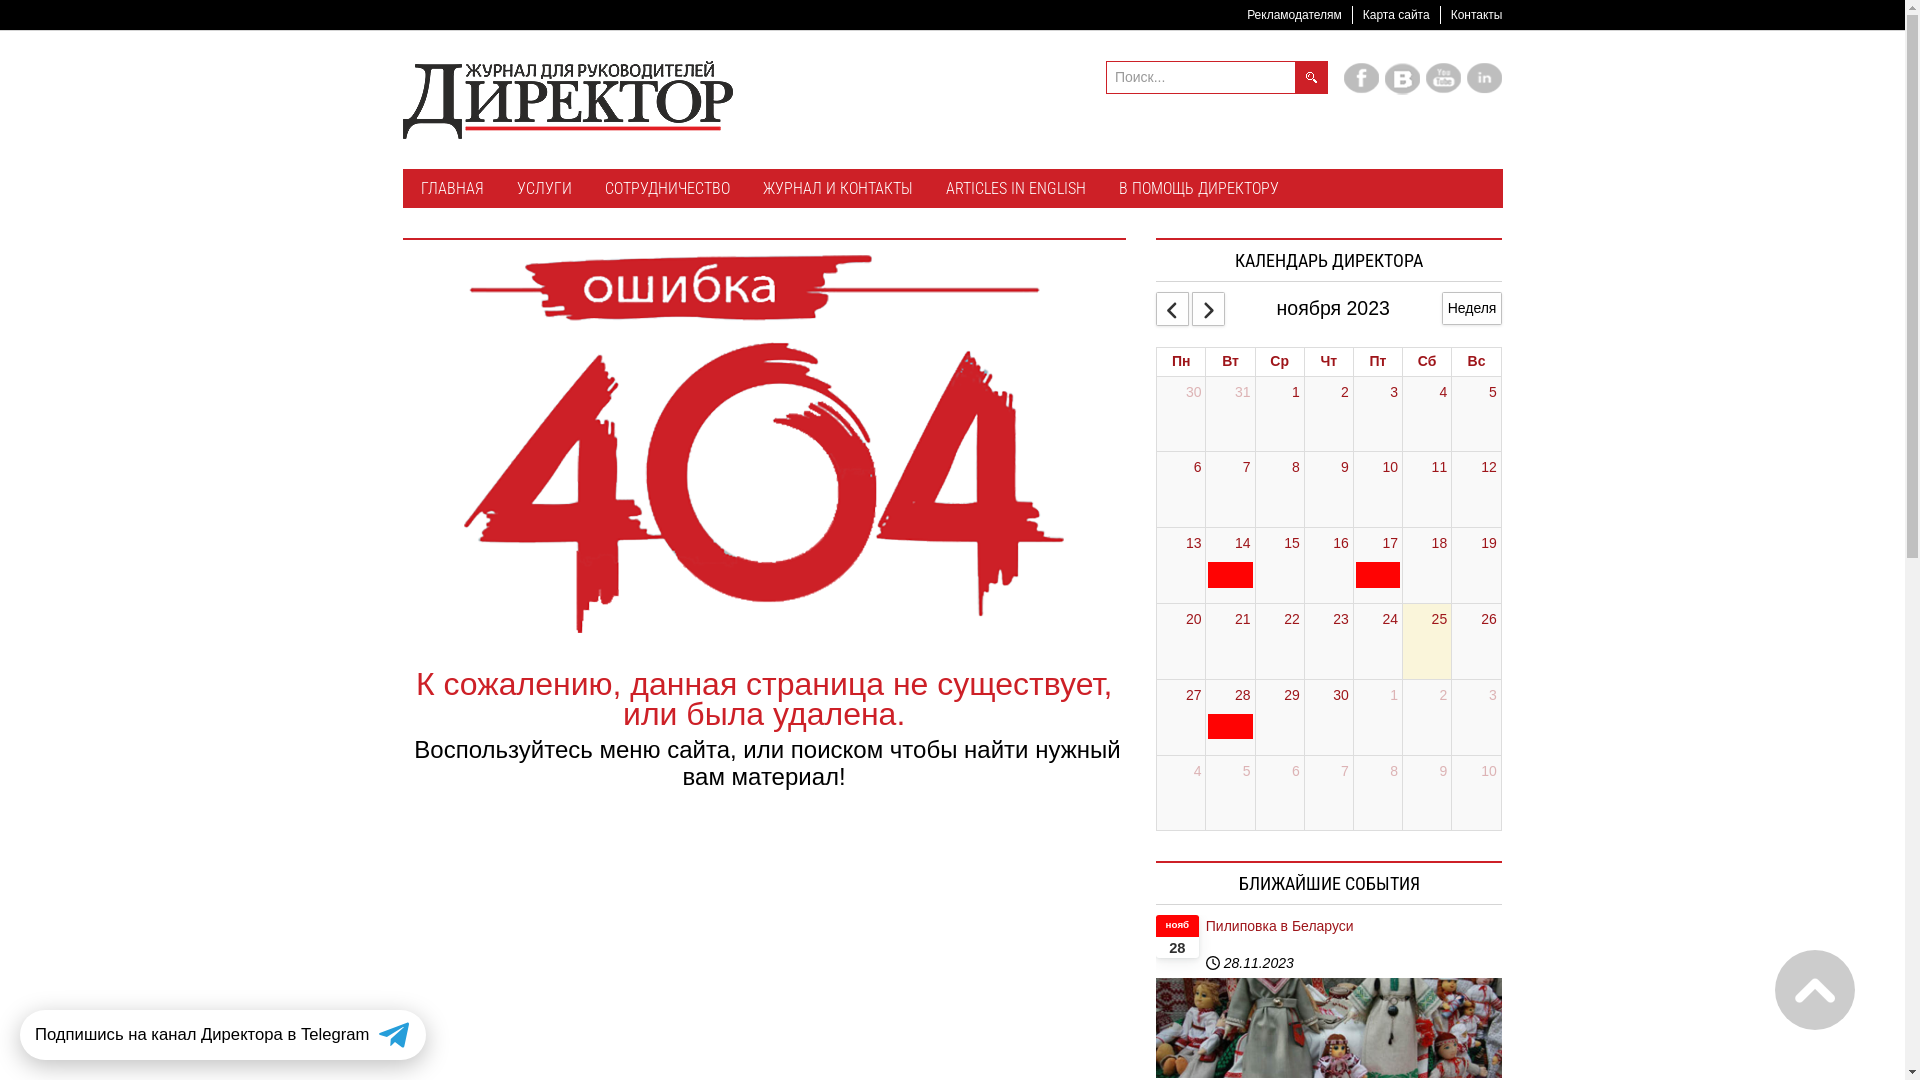  I want to click on '26', so click(1488, 619).